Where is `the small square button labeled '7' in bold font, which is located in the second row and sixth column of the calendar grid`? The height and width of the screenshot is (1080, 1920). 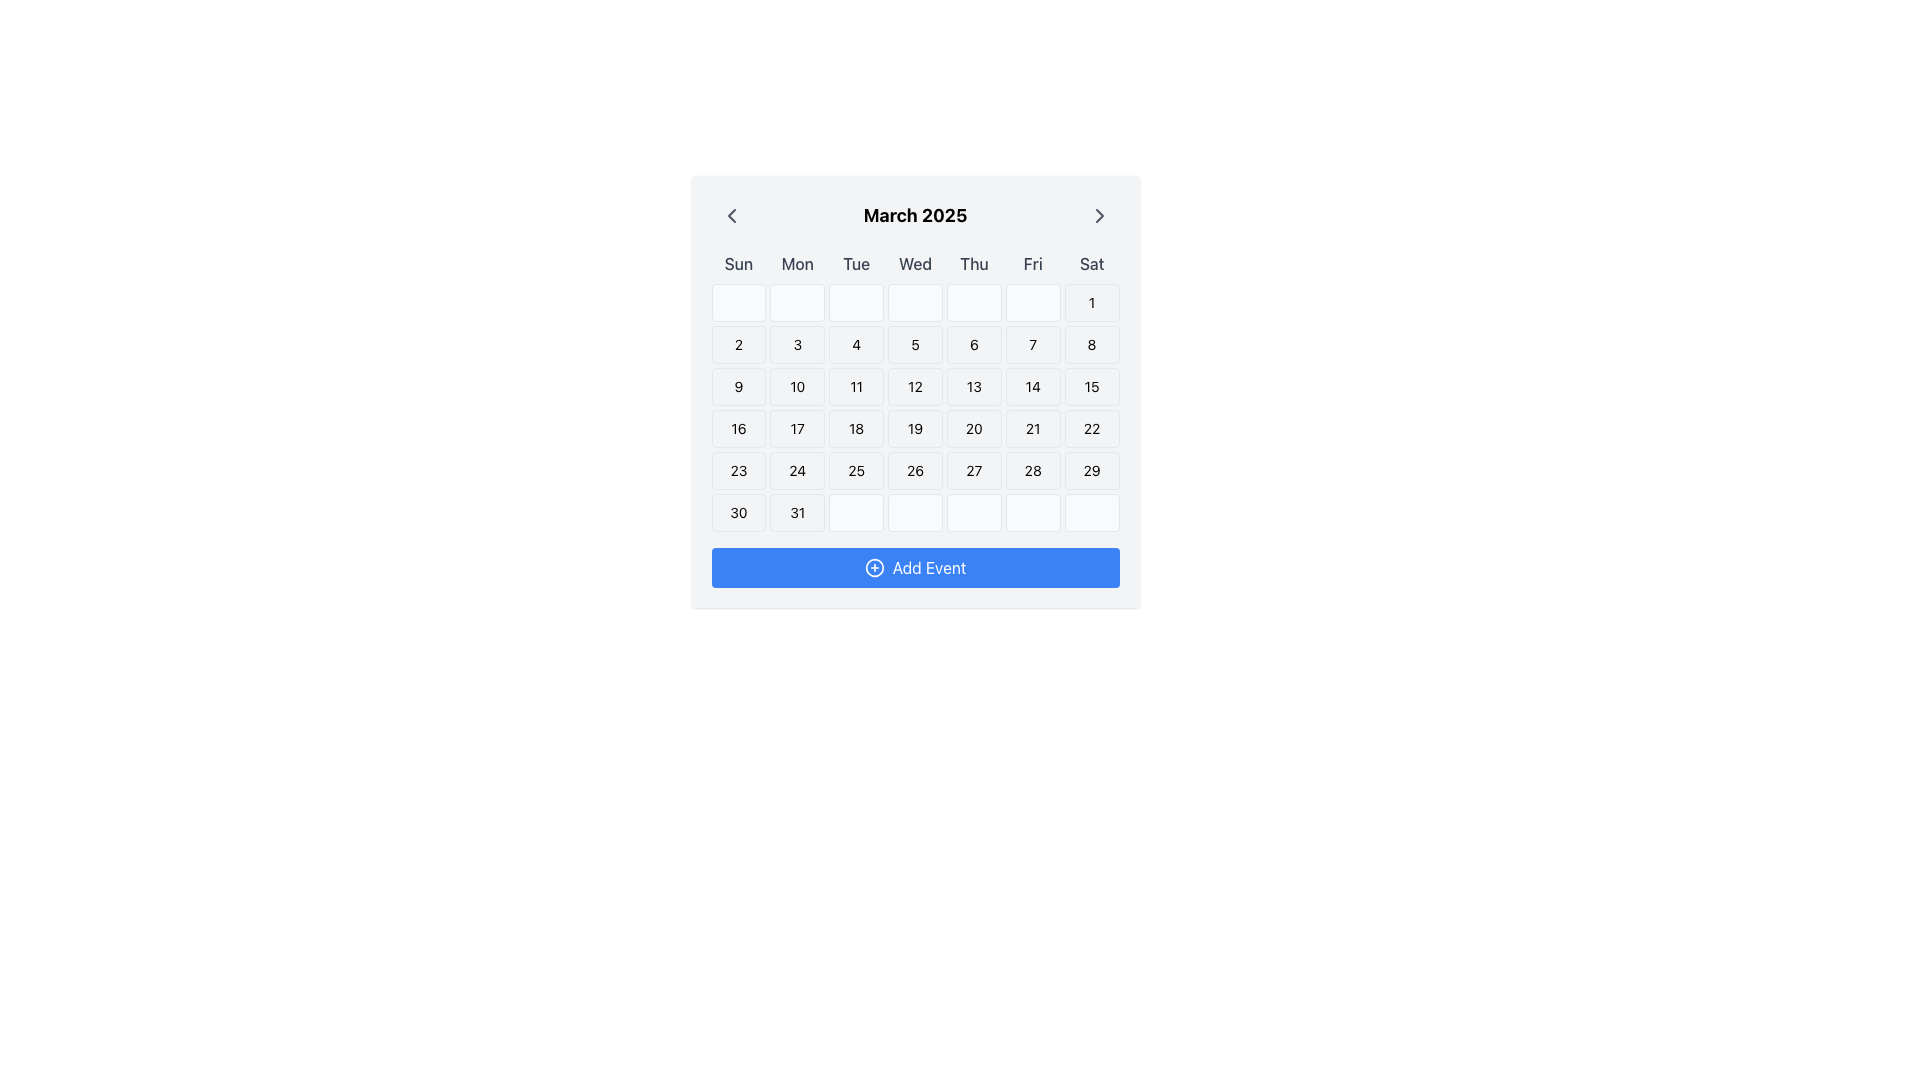 the small square button labeled '7' in bold font, which is located in the second row and sixth column of the calendar grid is located at coordinates (1033, 343).